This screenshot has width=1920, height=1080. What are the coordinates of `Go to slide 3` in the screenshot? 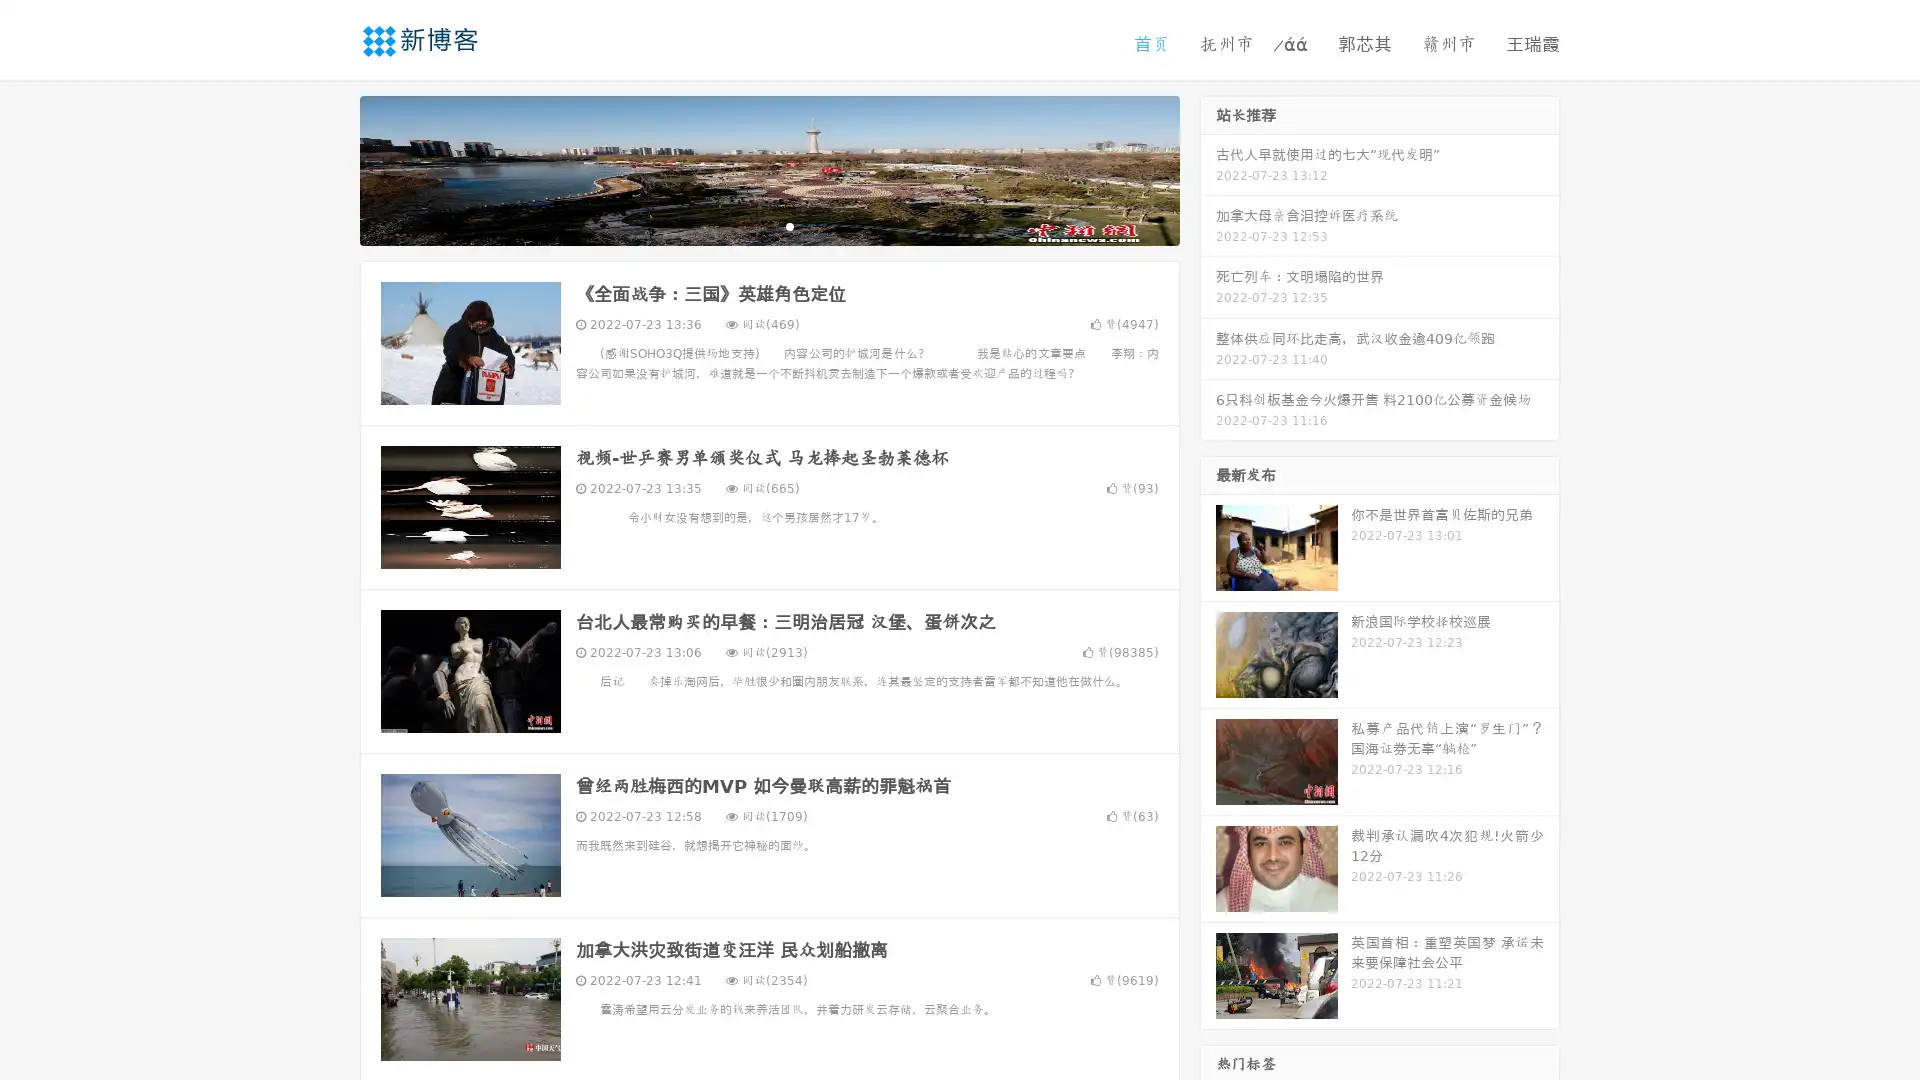 It's located at (789, 225).